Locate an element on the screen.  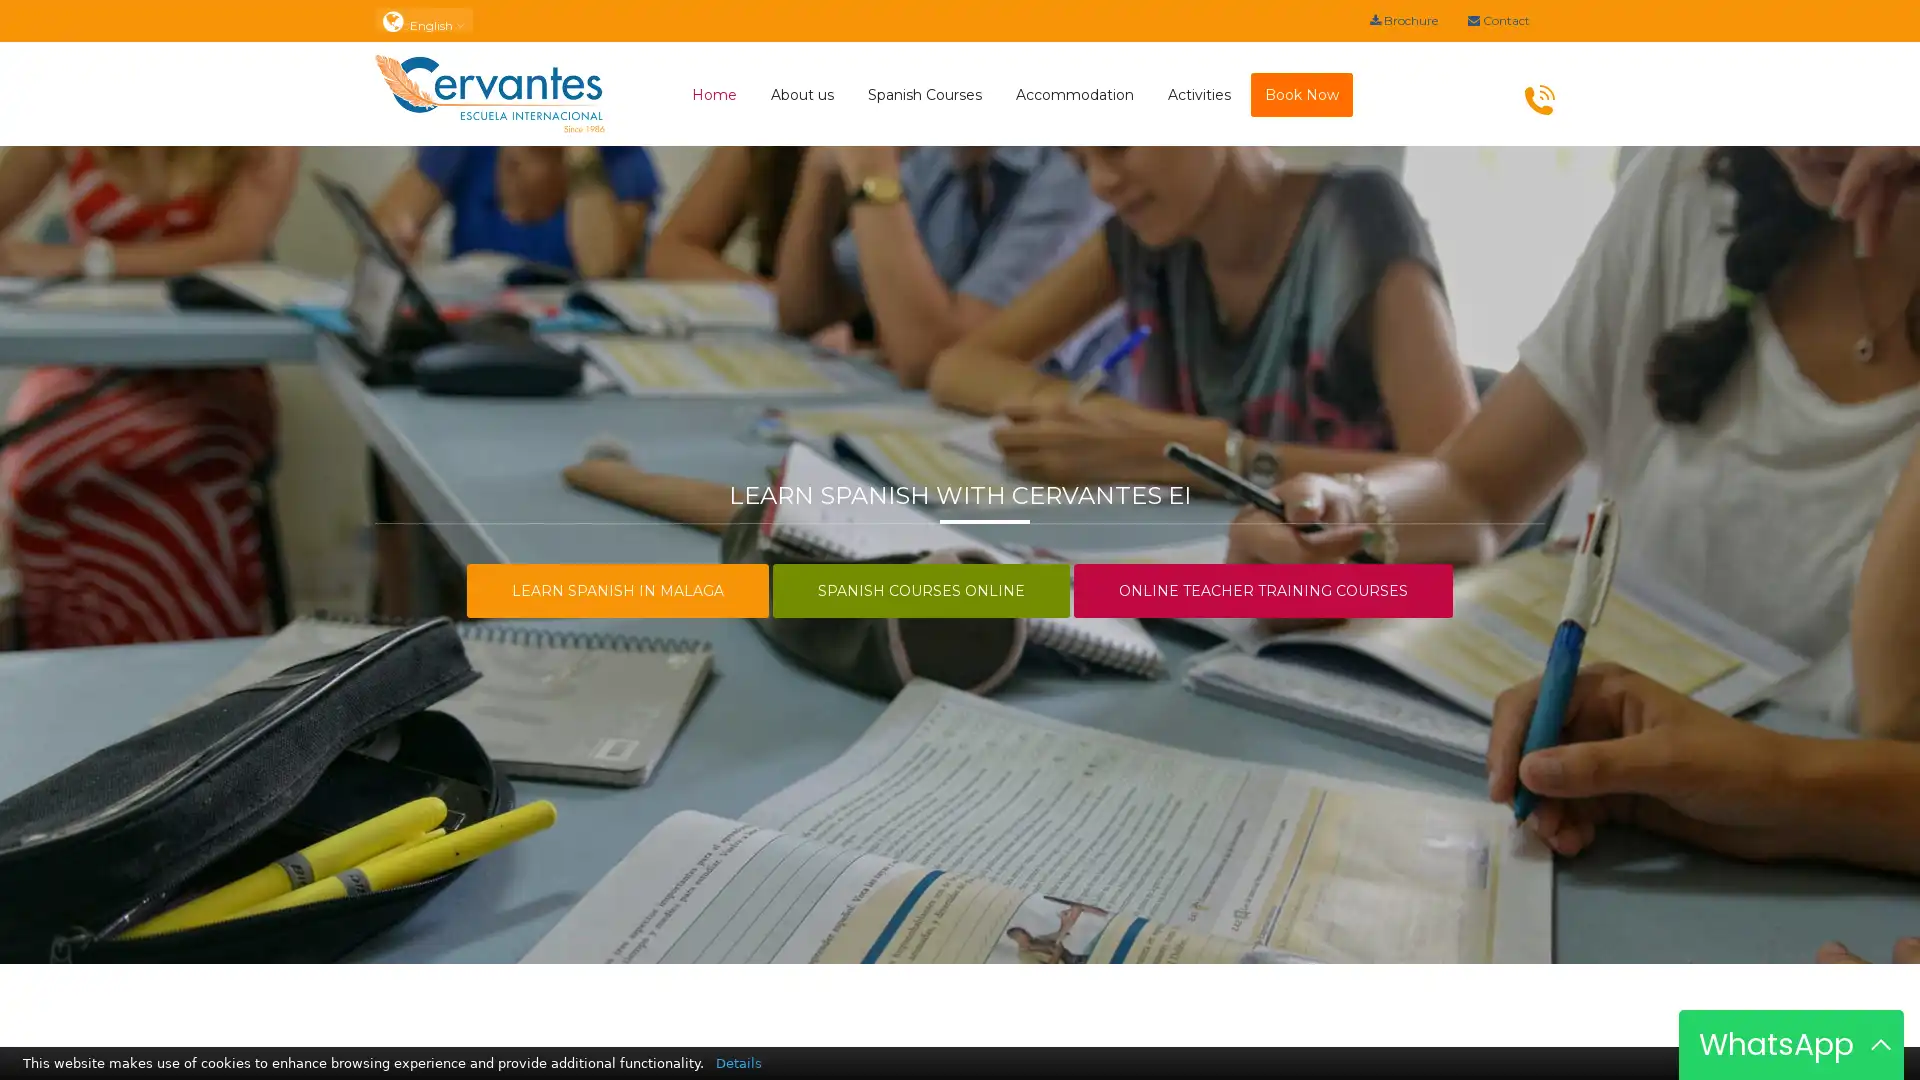
: English is located at coordinates (422, 19).